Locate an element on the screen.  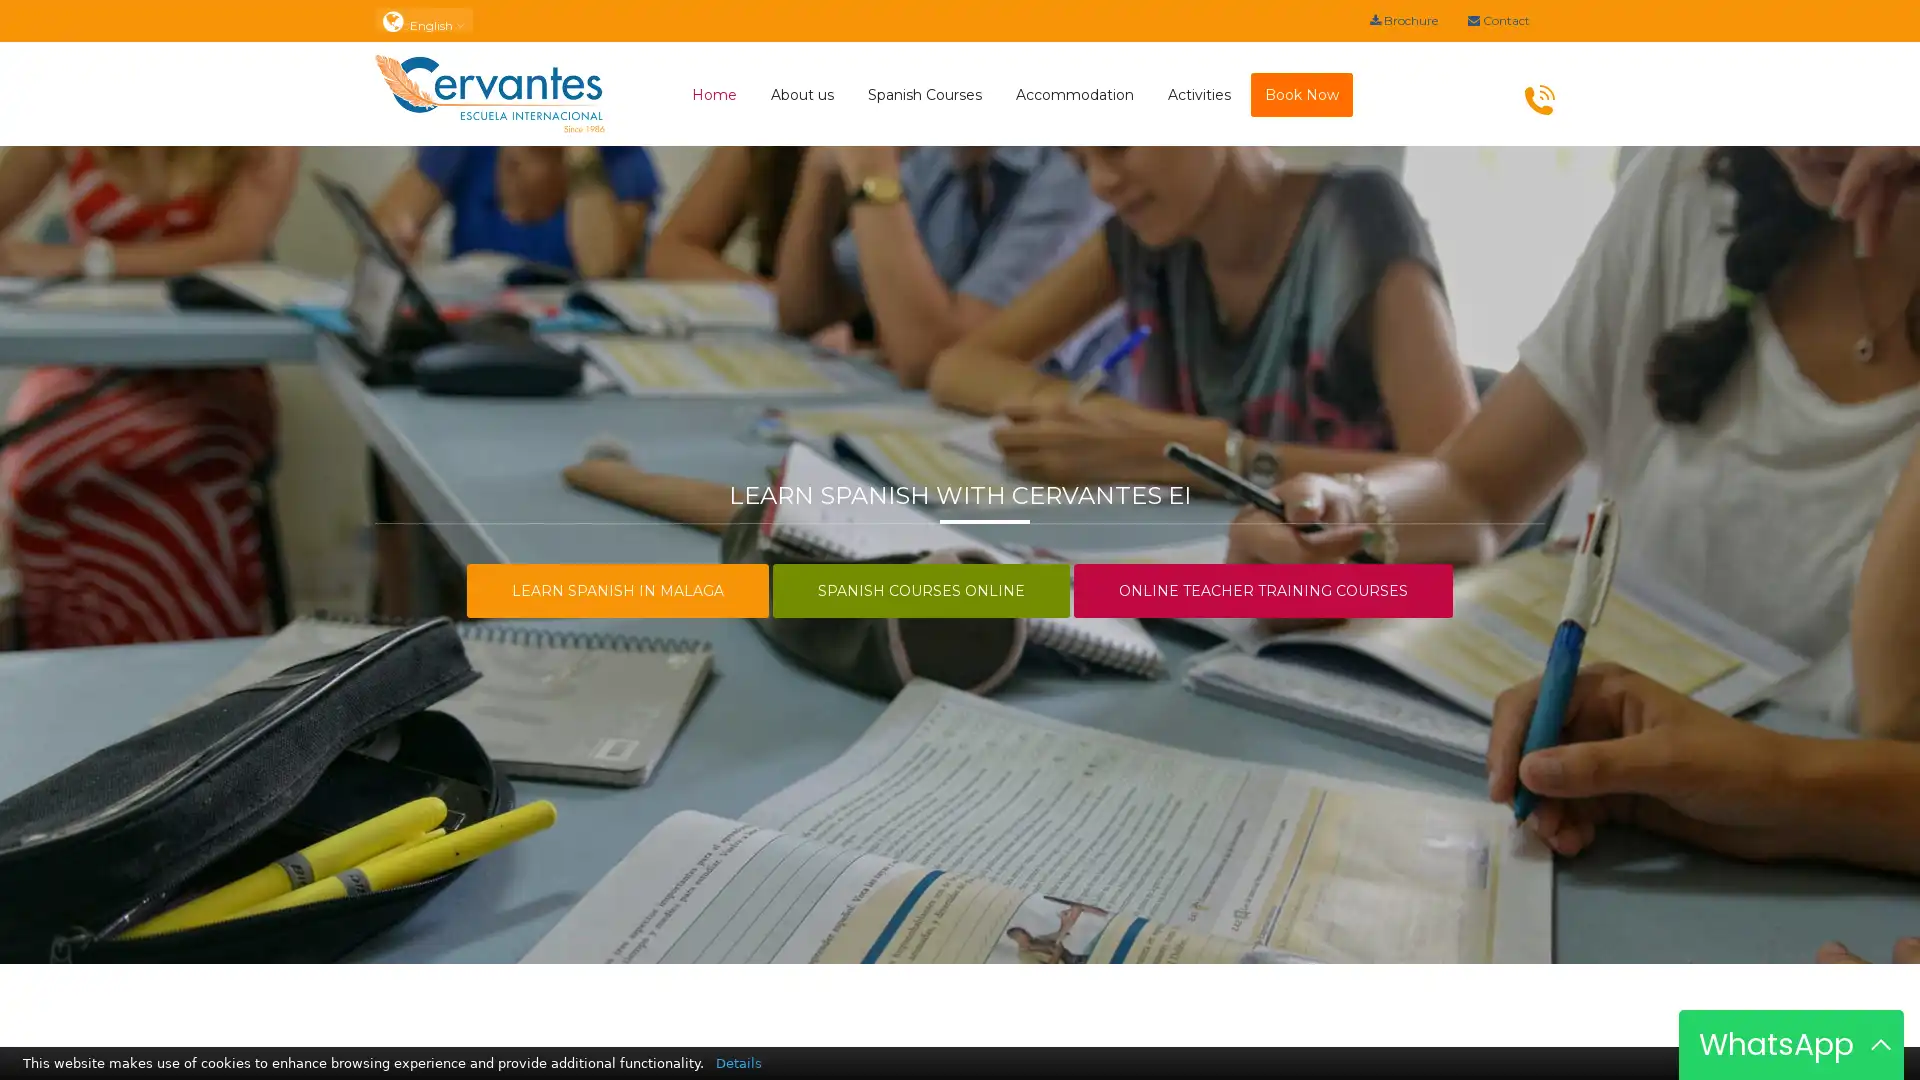
: English is located at coordinates (422, 19).